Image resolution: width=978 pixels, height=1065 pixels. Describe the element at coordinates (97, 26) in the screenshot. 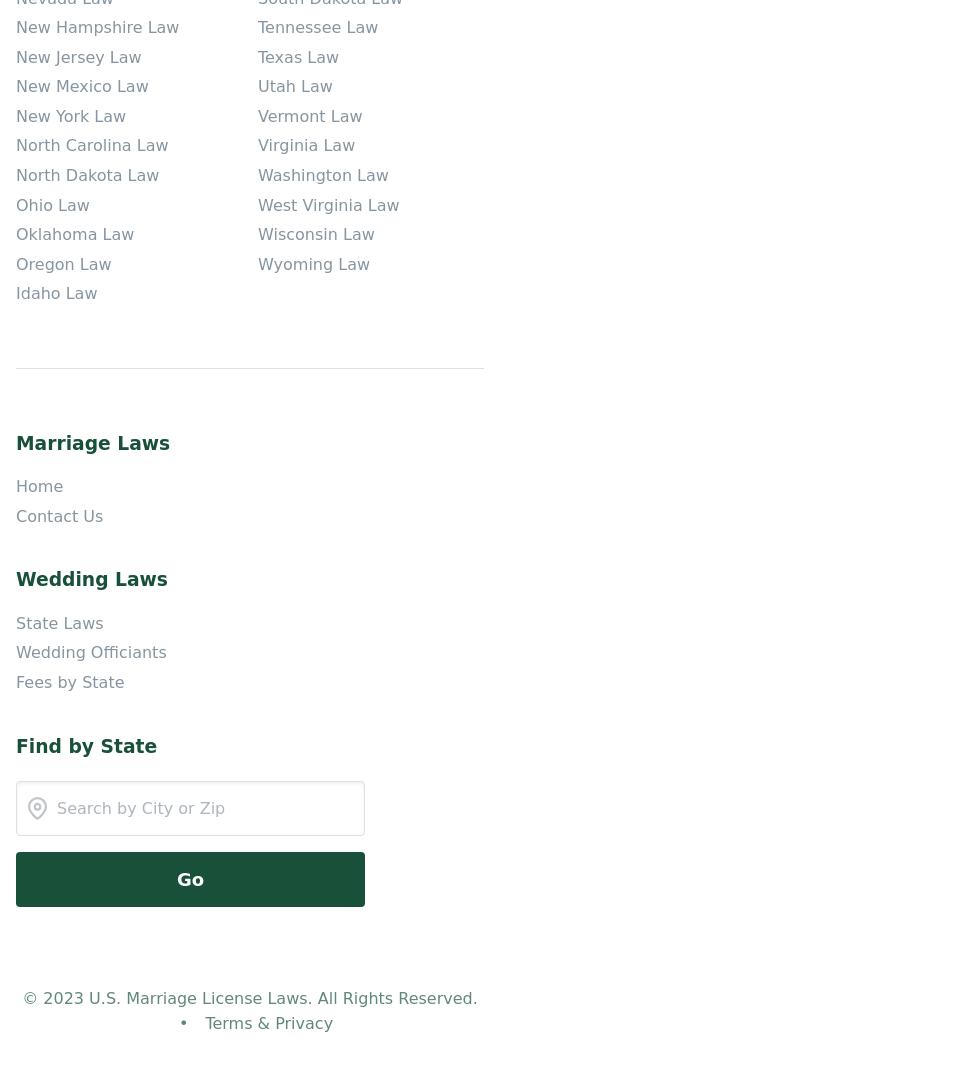

I see `'New Hampshire Law'` at that location.